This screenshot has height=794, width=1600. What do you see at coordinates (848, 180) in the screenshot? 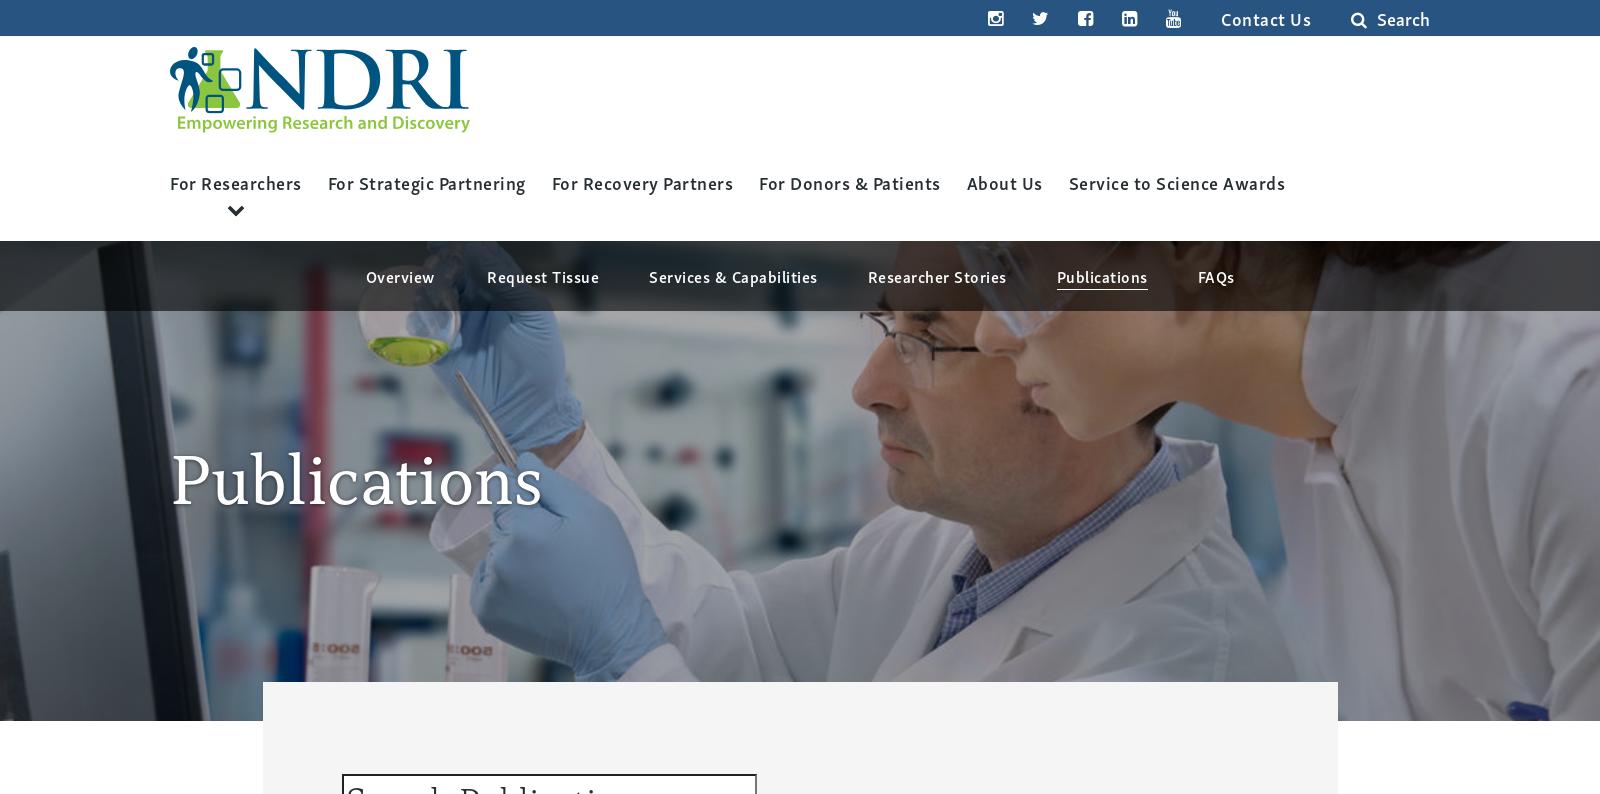
I see `'For Donors & Patients'` at bounding box center [848, 180].